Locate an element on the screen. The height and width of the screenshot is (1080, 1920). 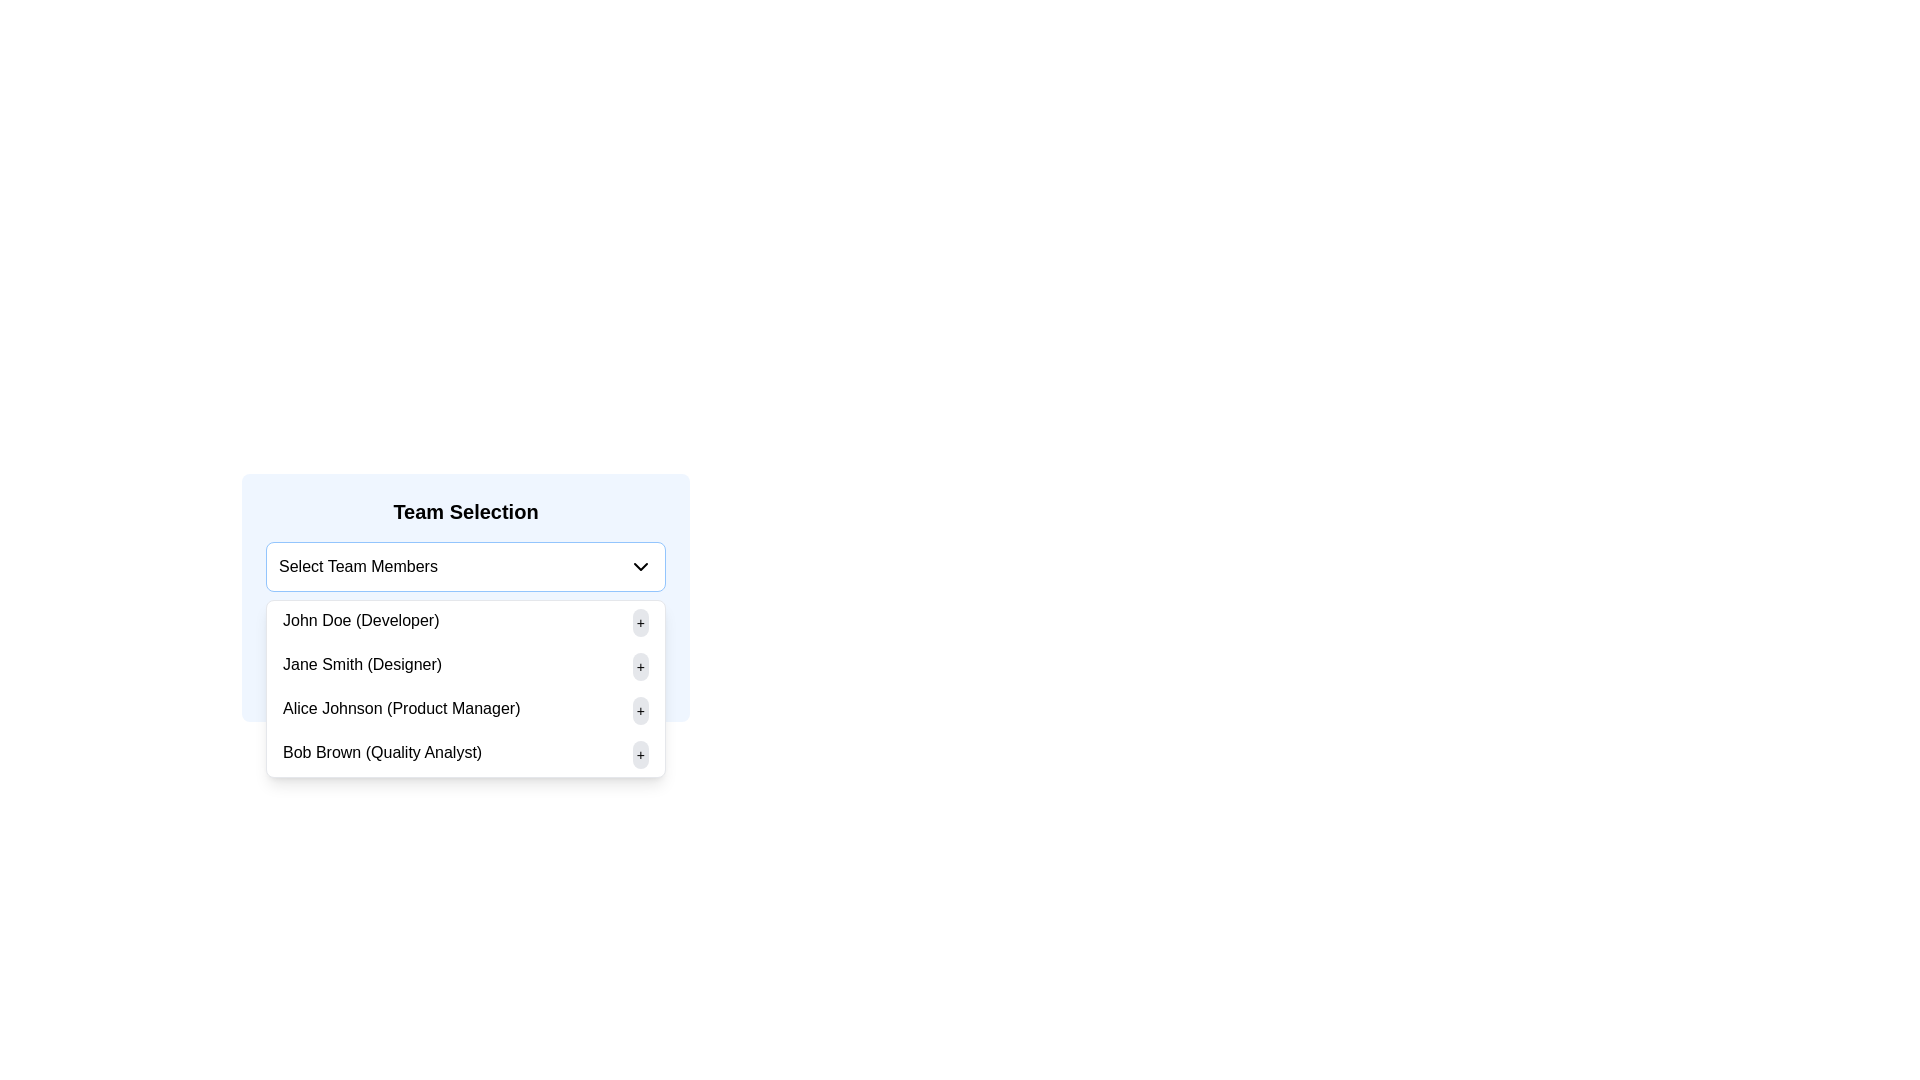
the button located to the right of 'Jane Smith (Designer)' in the 'Team Selection' section is located at coordinates (640, 667).